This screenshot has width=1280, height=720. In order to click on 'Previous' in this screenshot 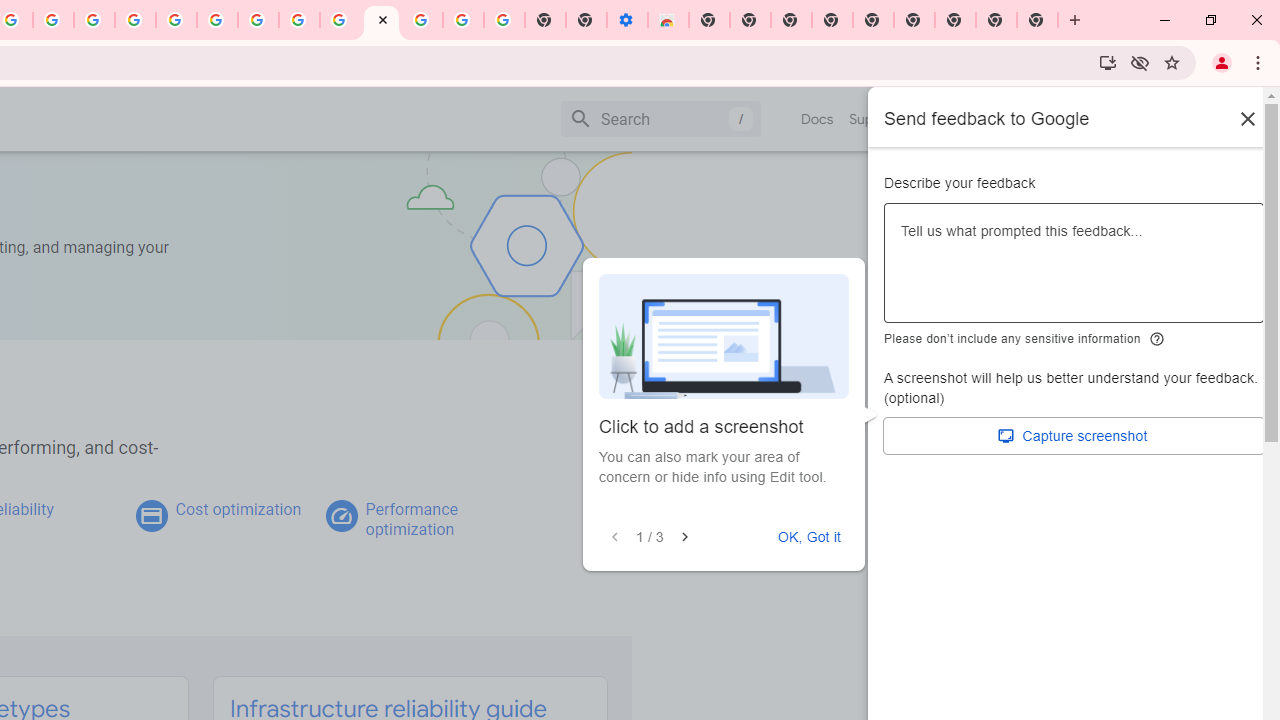, I will do `click(614, 536)`.